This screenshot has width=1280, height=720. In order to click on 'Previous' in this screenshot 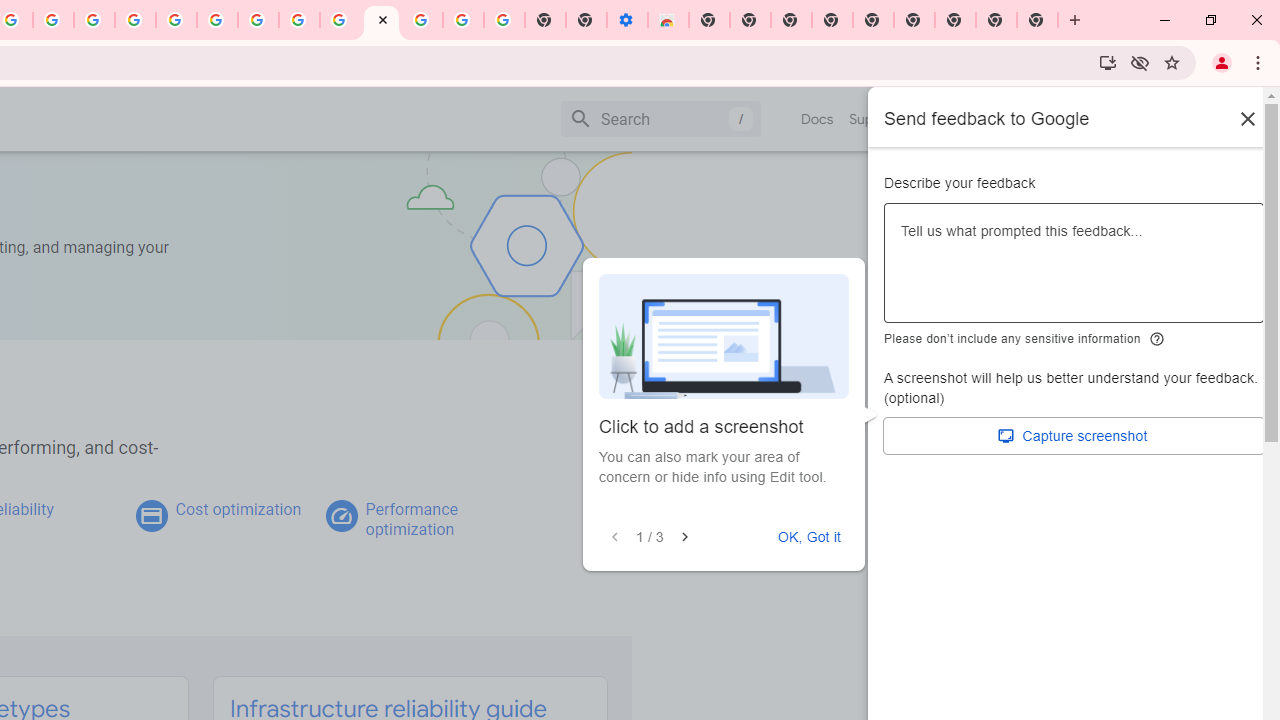, I will do `click(614, 536)`.